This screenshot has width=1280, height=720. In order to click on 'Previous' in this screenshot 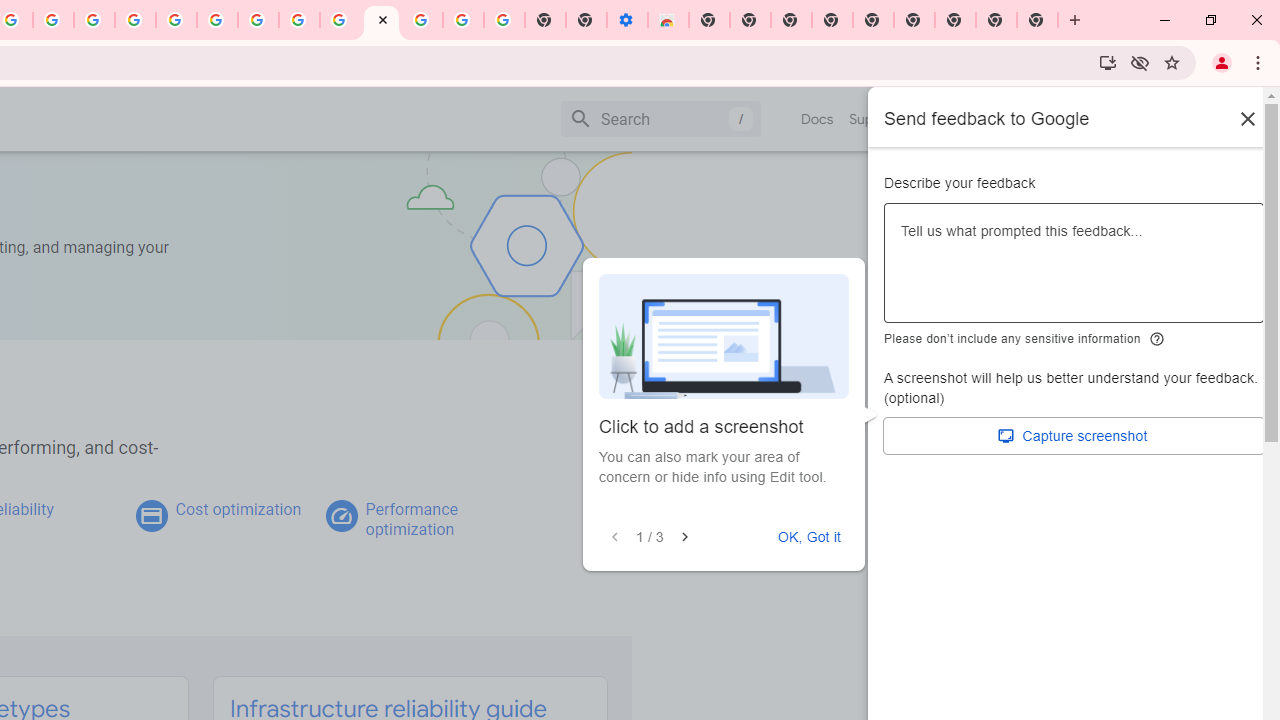, I will do `click(614, 536)`.